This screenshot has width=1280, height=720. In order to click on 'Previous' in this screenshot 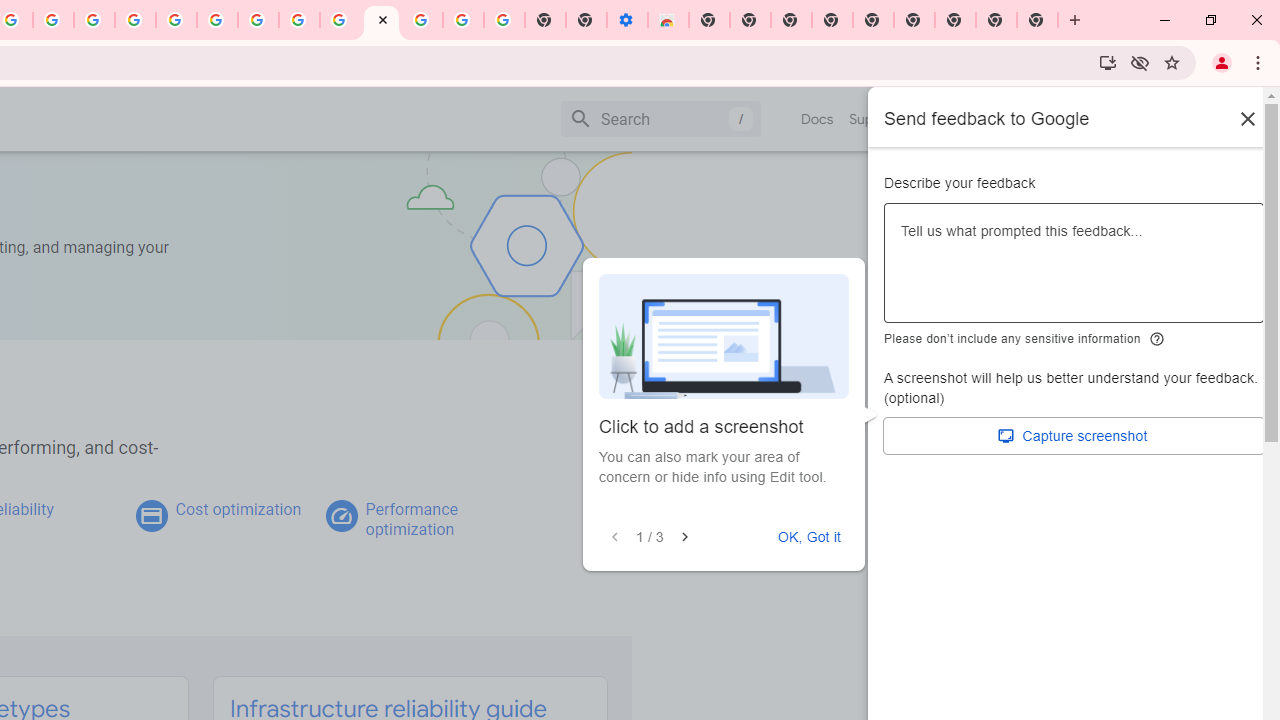, I will do `click(614, 536)`.